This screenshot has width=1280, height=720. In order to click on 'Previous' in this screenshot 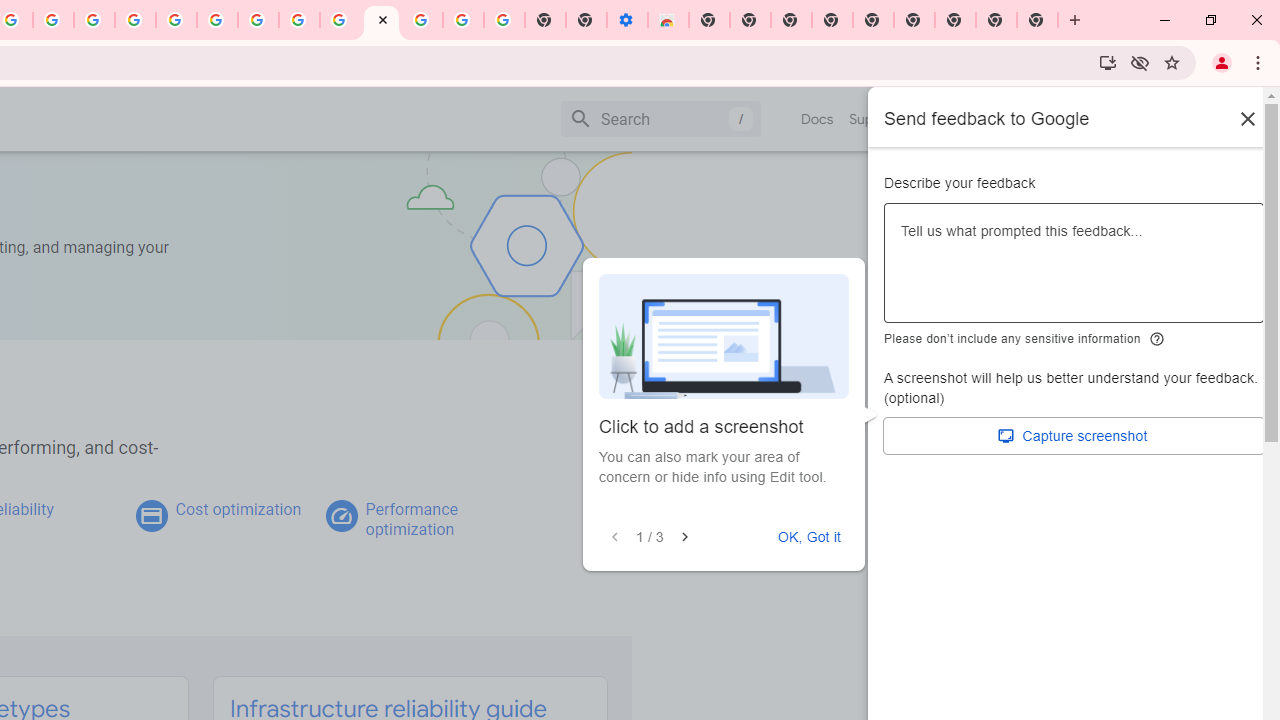, I will do `click(614, 536)`.